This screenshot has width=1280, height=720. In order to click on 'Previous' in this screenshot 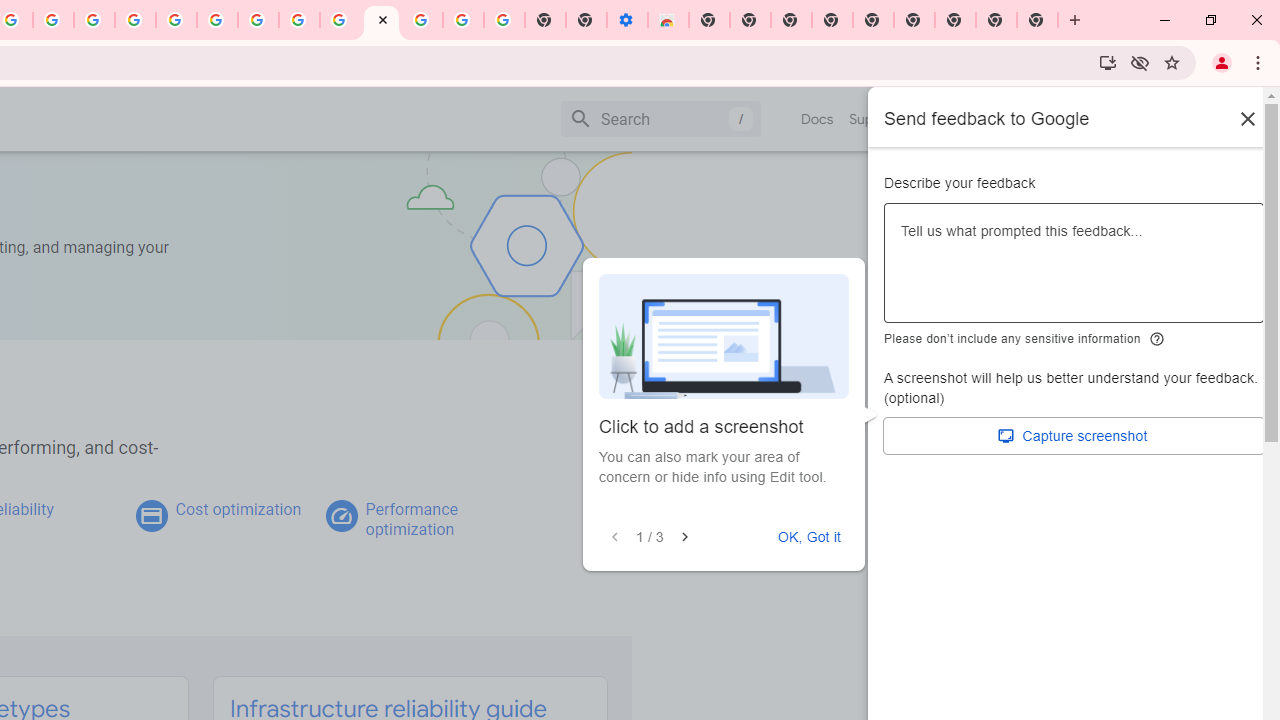, I will do `click(614, 536)`.